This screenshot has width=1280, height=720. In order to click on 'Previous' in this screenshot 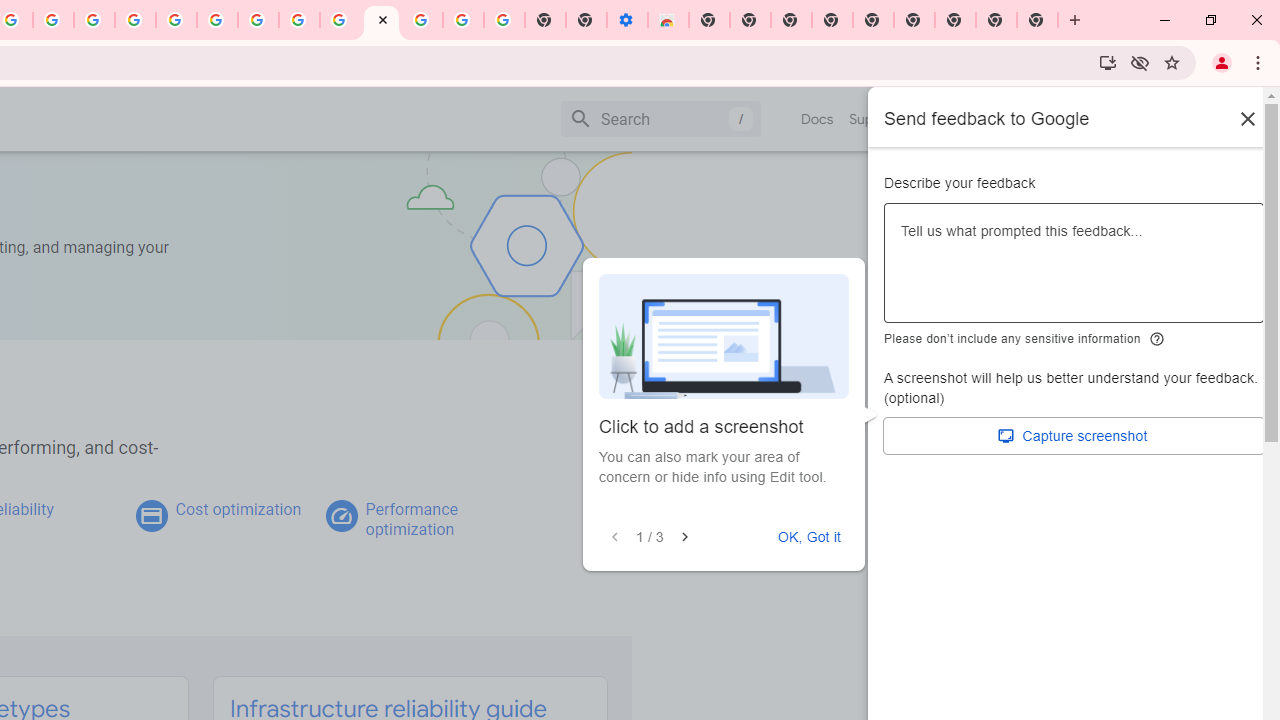, I will do `click(614, 536)`.